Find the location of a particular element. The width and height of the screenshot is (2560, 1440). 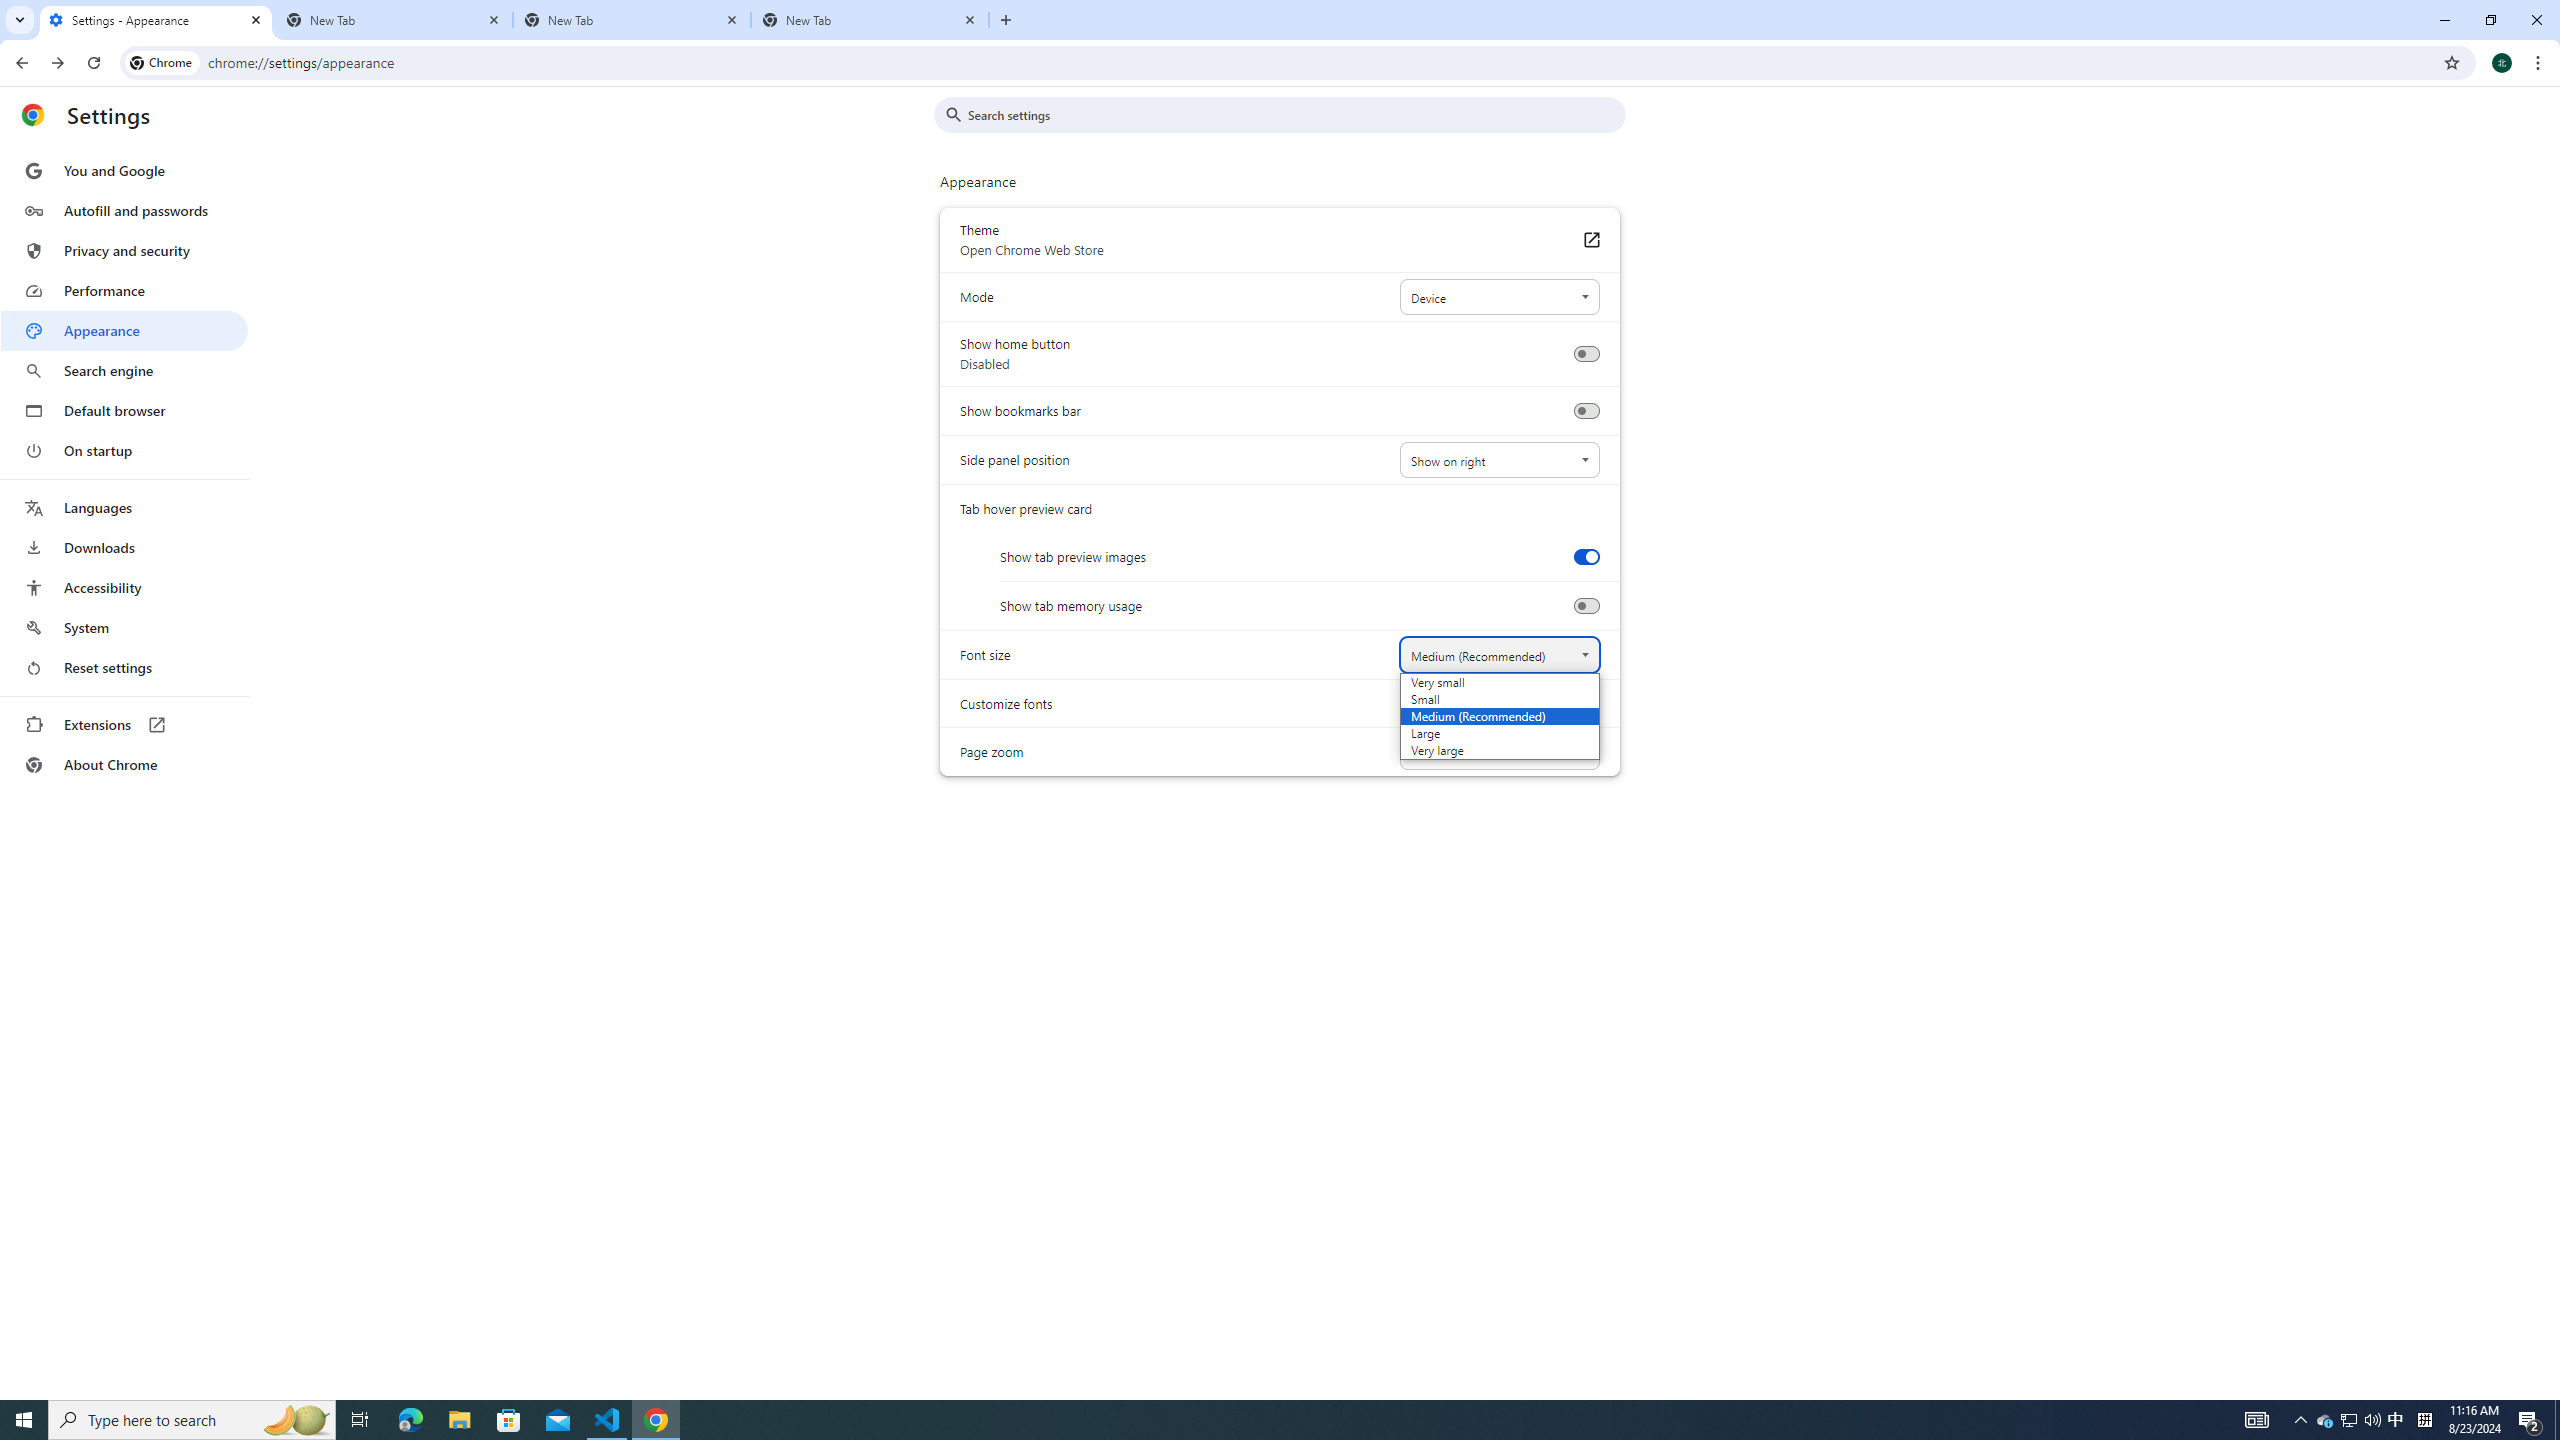

'Extensions' is located at coordinates (123, 724).